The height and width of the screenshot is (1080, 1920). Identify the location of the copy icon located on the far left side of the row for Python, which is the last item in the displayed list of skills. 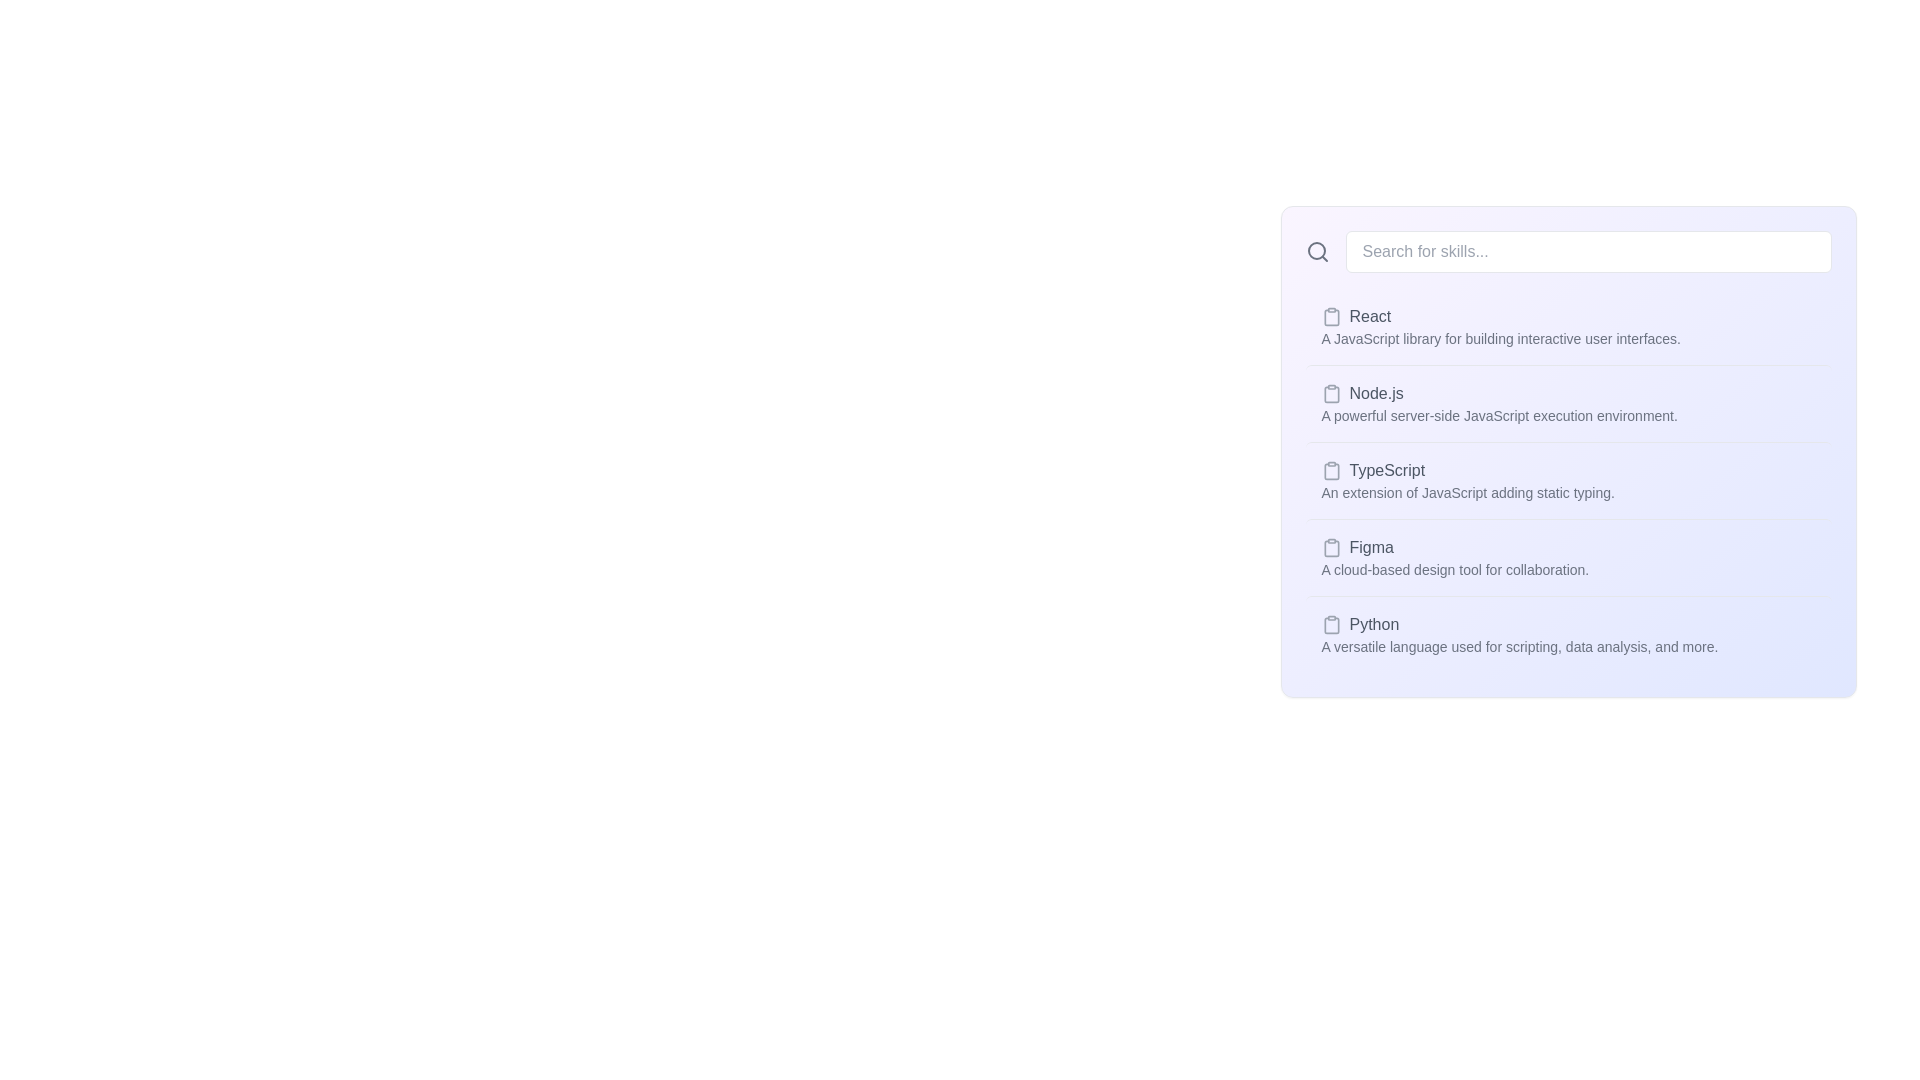
(1331, 623).